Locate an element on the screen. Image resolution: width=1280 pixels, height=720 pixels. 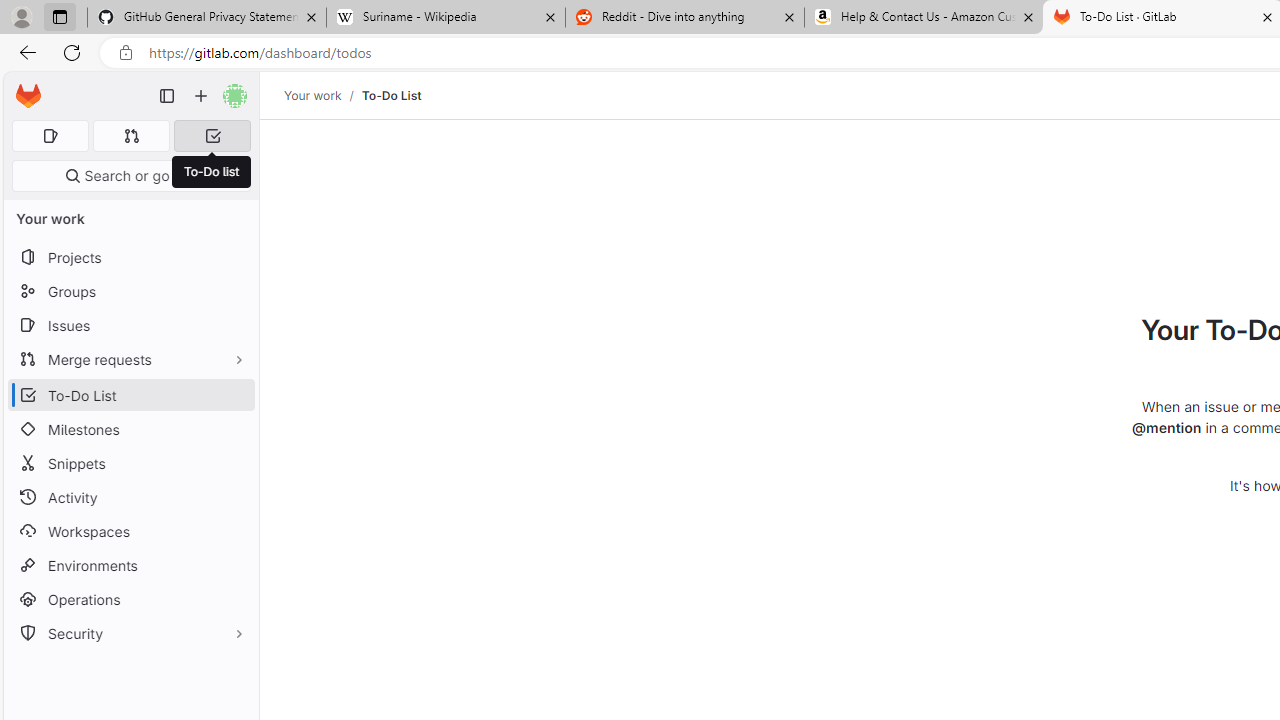
'Snippets' is located at coordinates (130, 463).